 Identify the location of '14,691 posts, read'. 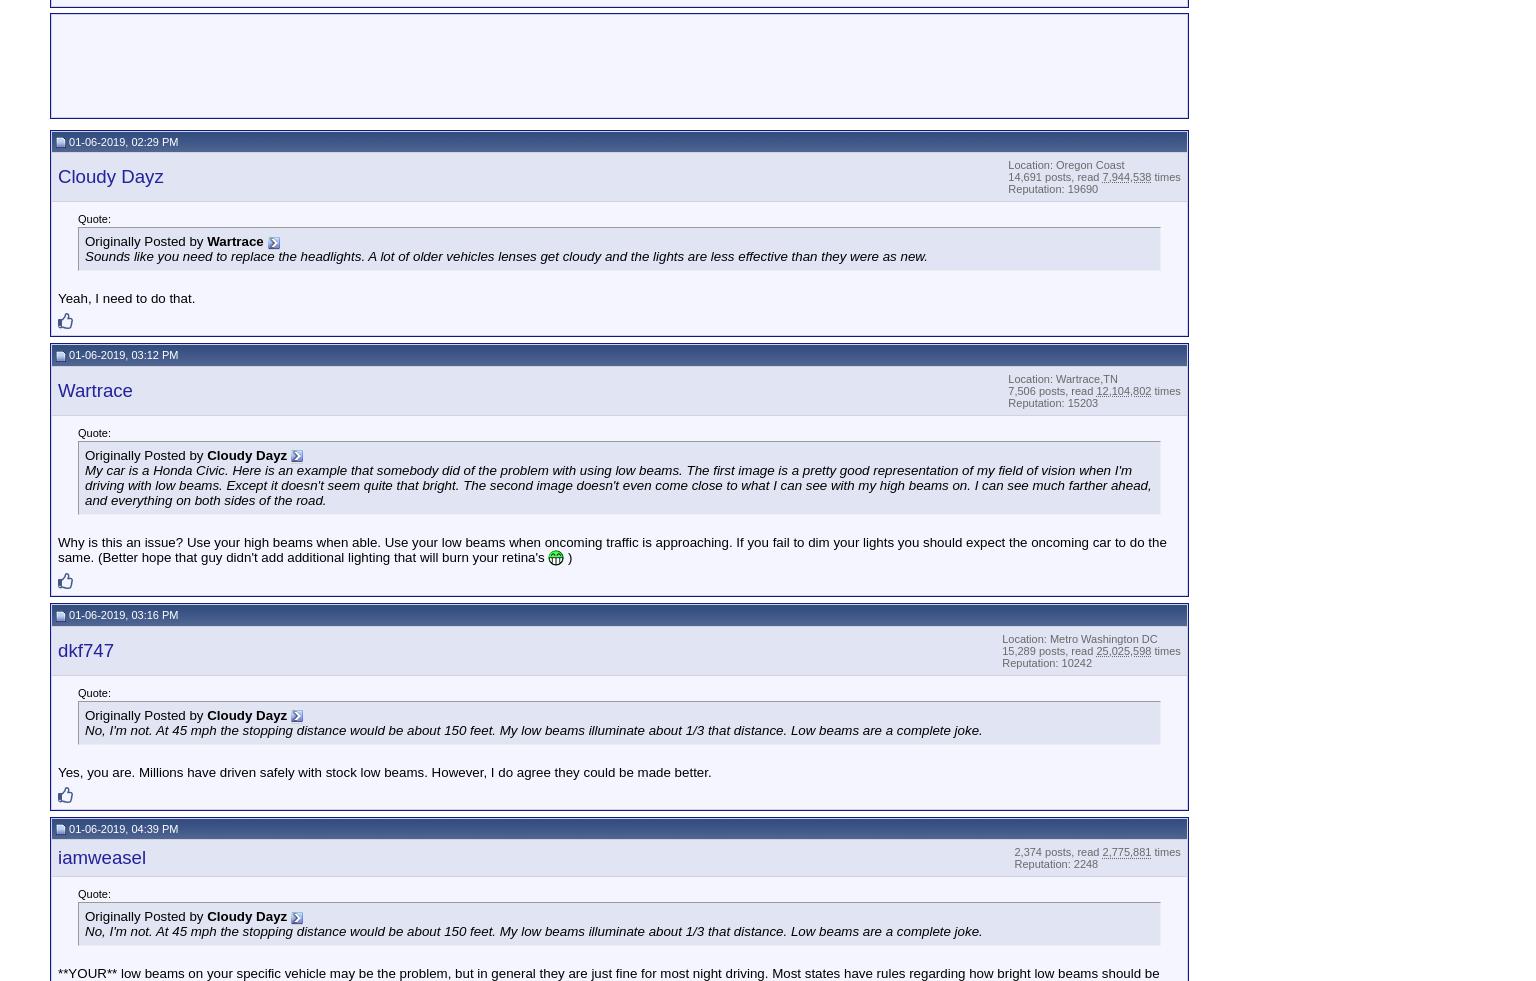
(1053, 175).